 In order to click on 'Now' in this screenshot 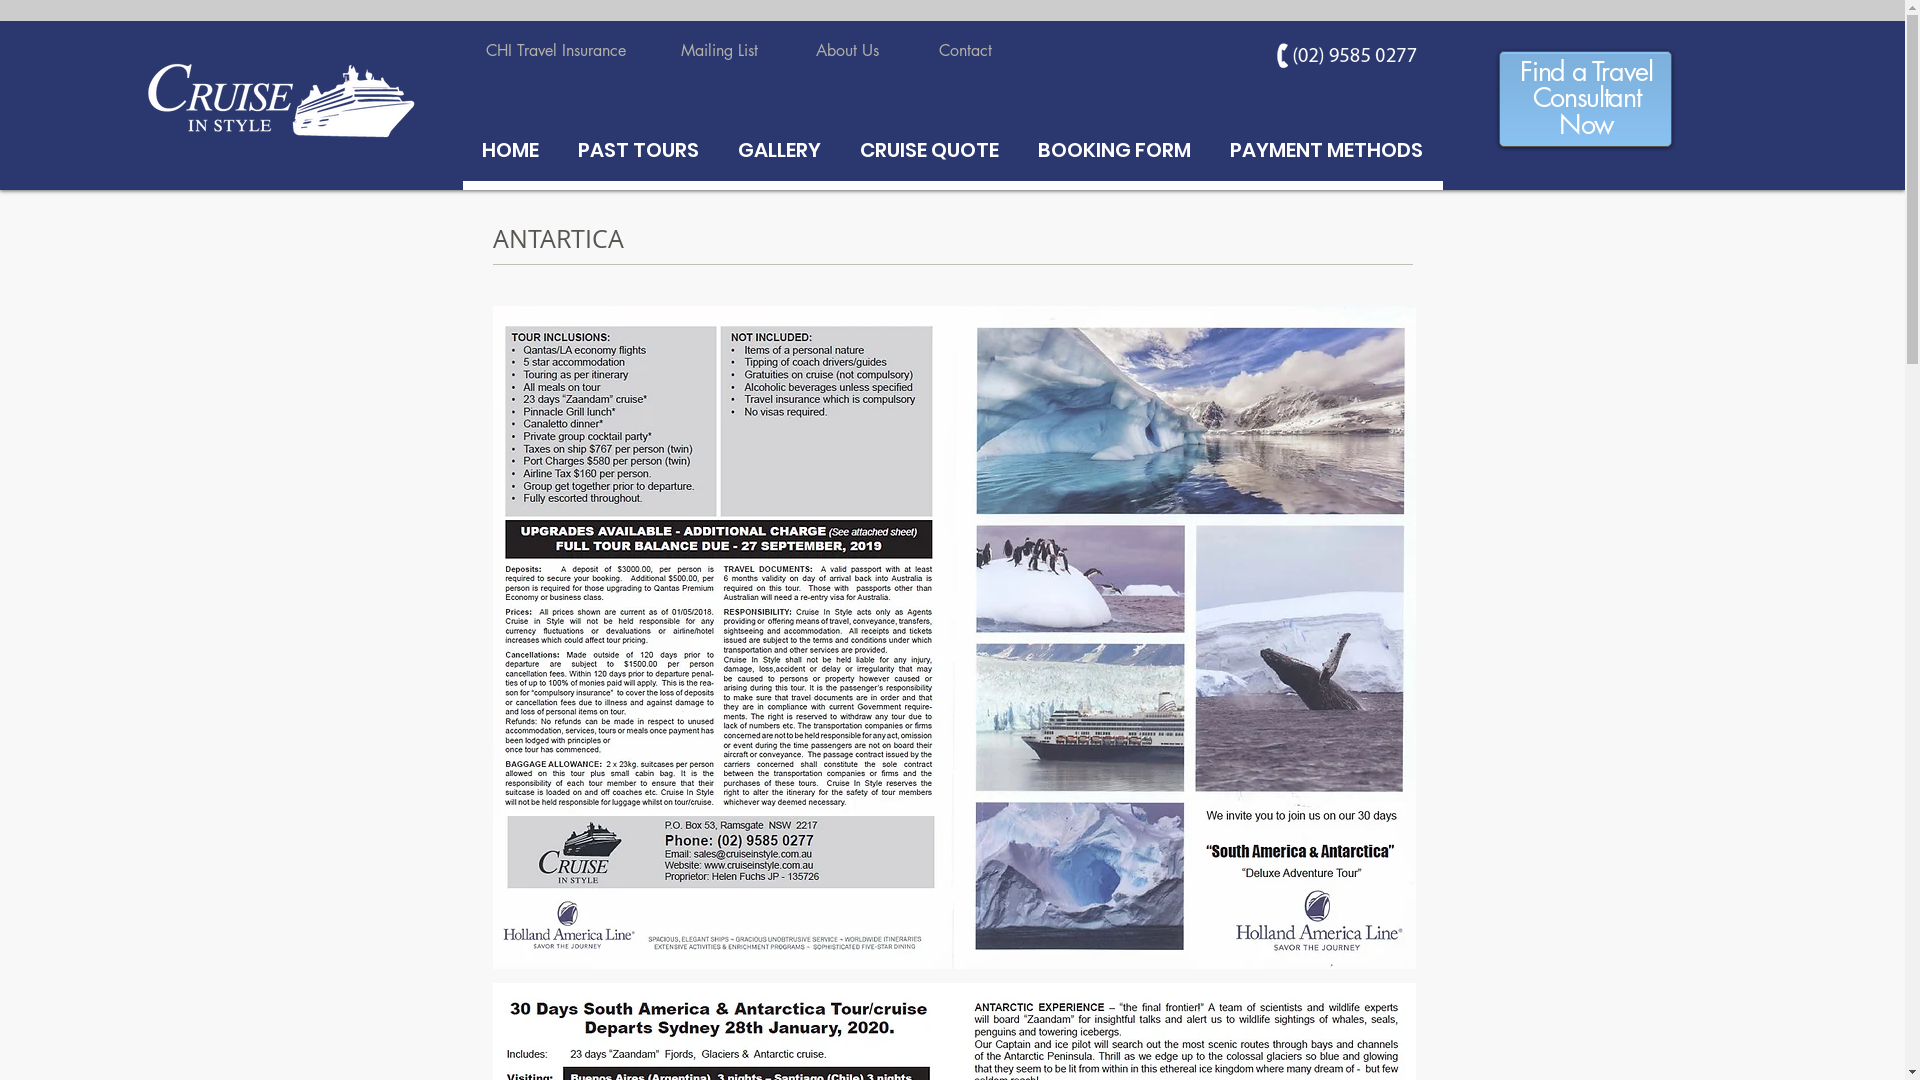, I will do `click(1585, 127)`.